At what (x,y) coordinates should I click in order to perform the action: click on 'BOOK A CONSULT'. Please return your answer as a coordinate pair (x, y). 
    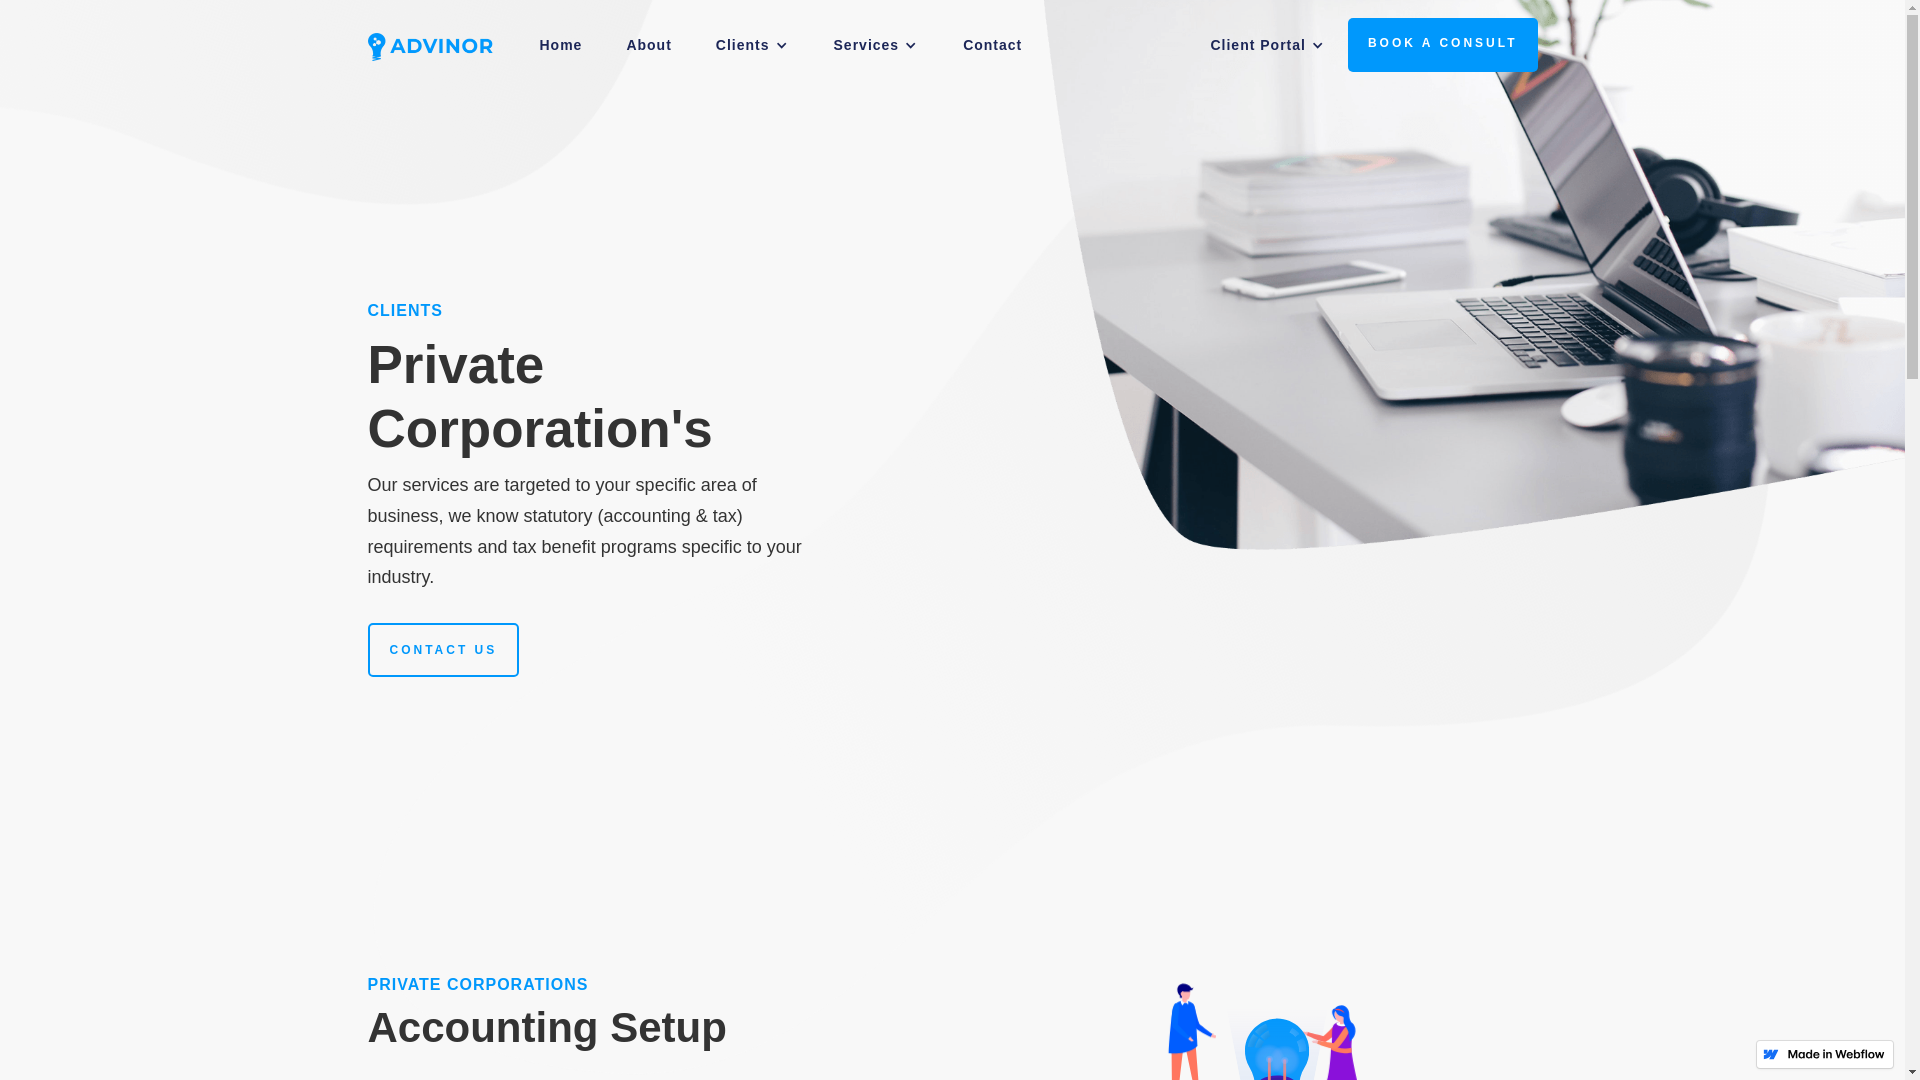
    Looking at the image, I should click on (1348, 45).